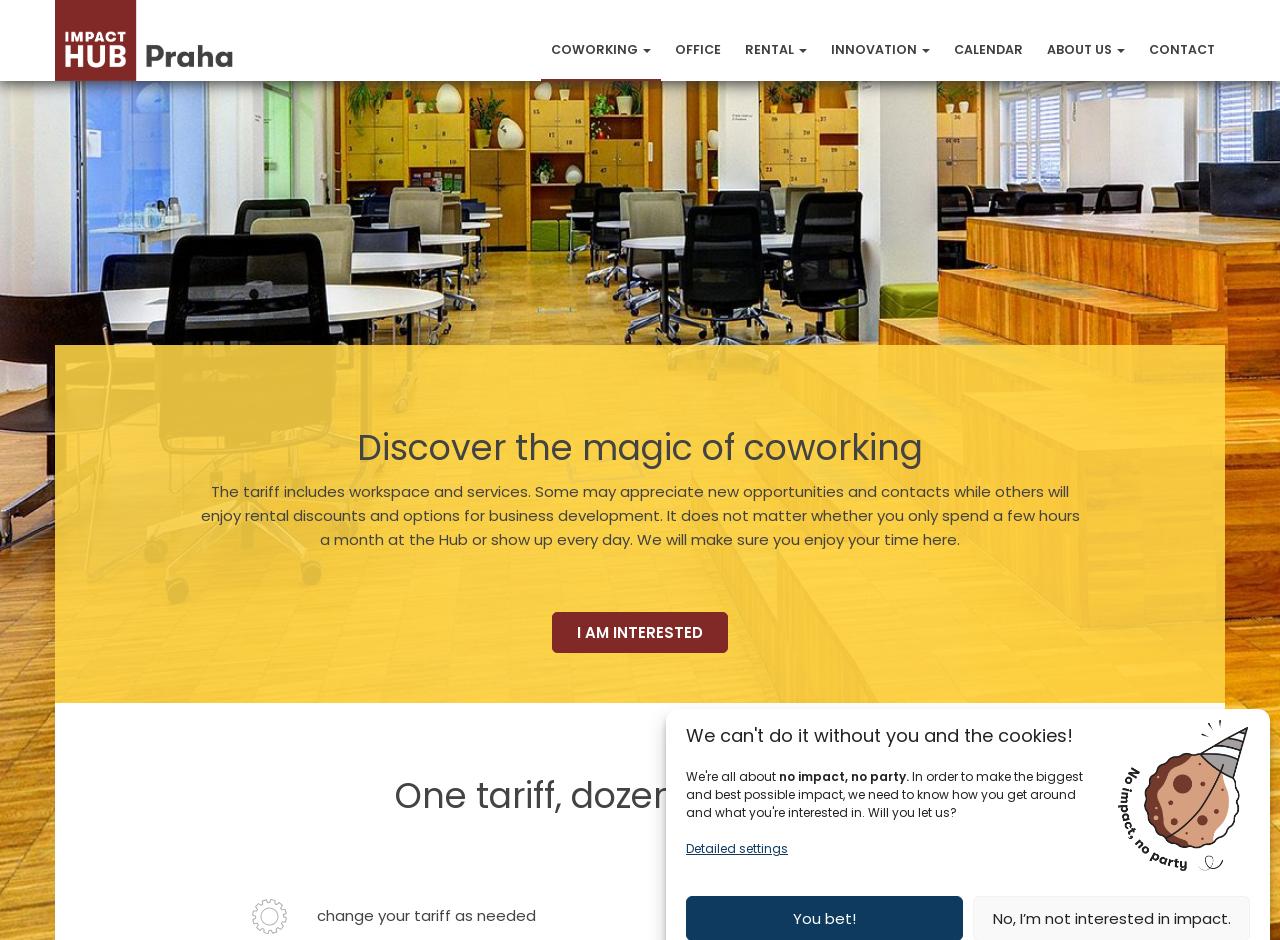 The image size is (1280, 940). I want to click on 'Day Pass', so click(582, 203).